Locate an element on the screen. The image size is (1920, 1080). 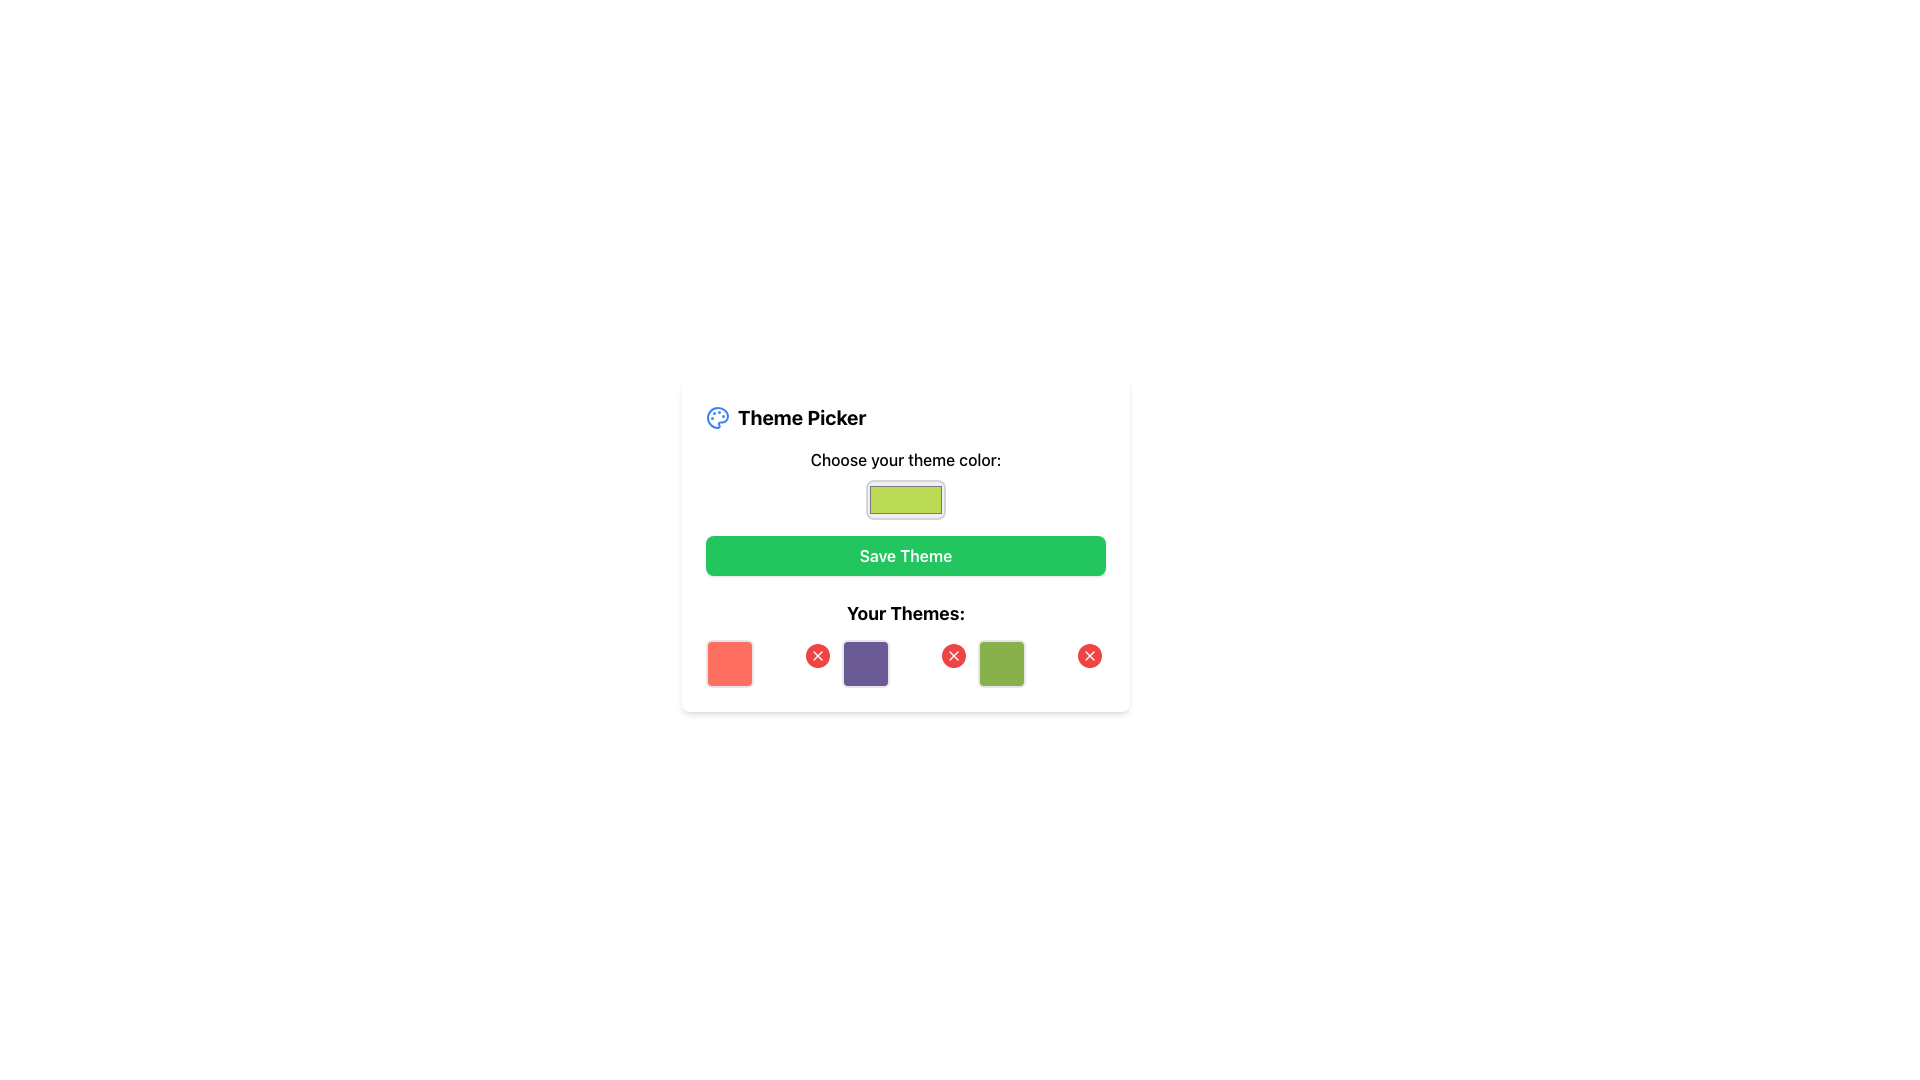
the Icon Button with a red circular background and an outlined 'X' shape is located at coordinates (817, 655).